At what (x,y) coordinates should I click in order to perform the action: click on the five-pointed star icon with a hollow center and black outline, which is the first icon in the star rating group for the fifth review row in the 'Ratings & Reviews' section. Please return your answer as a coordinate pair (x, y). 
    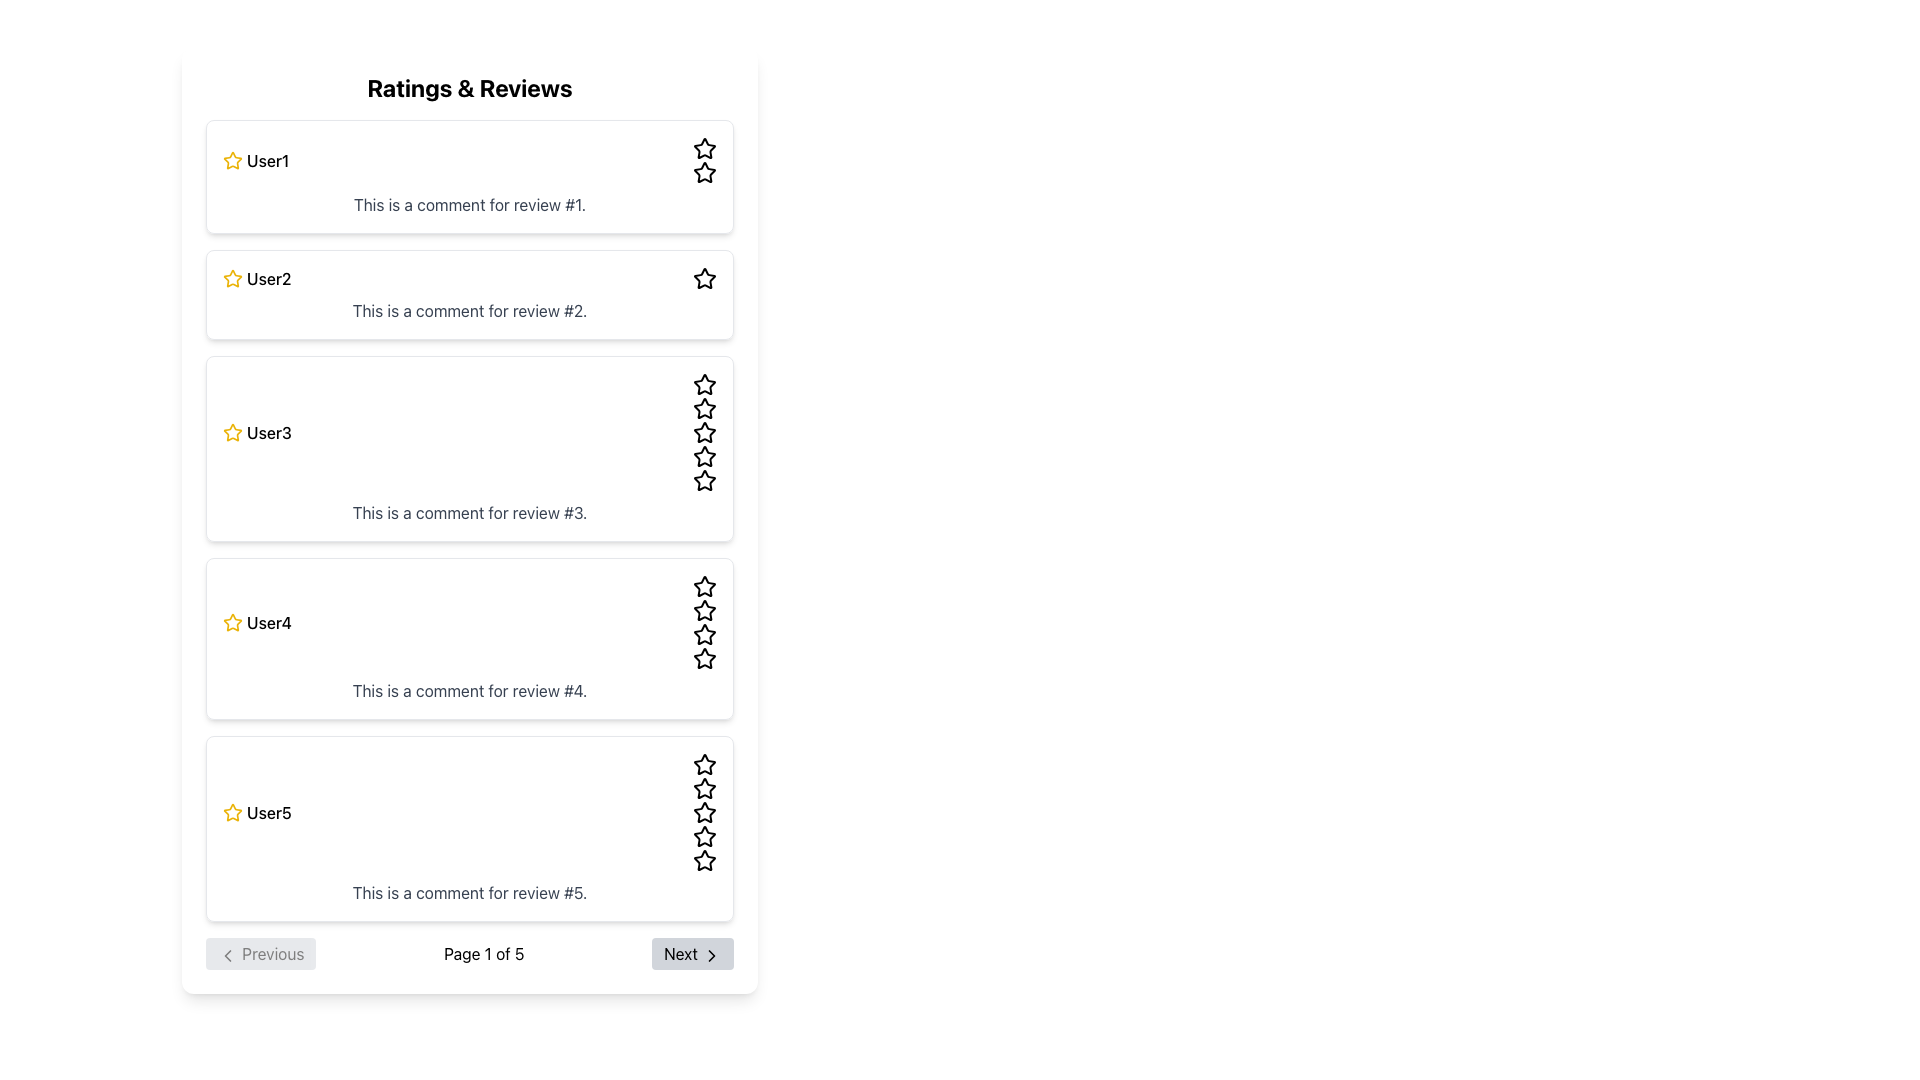
    Looking at the image, I should click on (705, 764).